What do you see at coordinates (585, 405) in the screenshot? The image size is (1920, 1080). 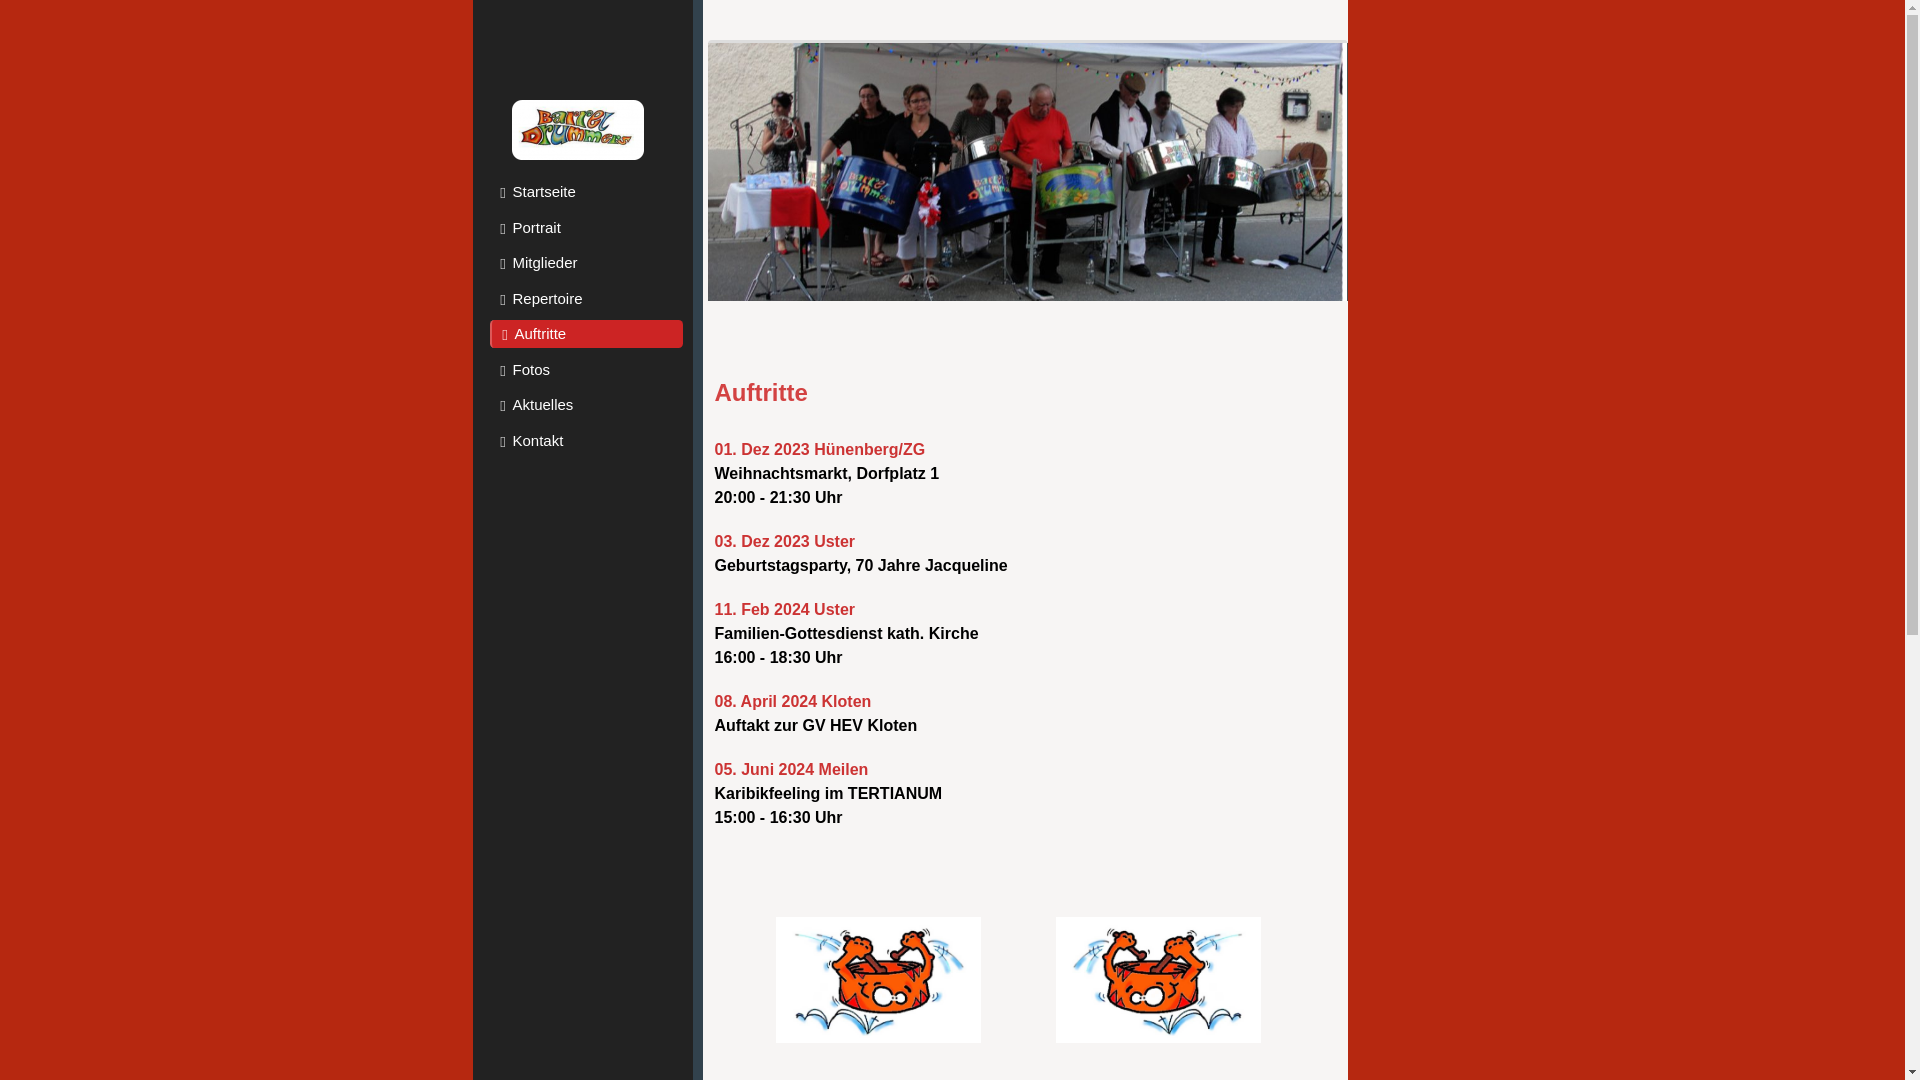 I see `'Aktuelles'` at bounding box center [585, 405].